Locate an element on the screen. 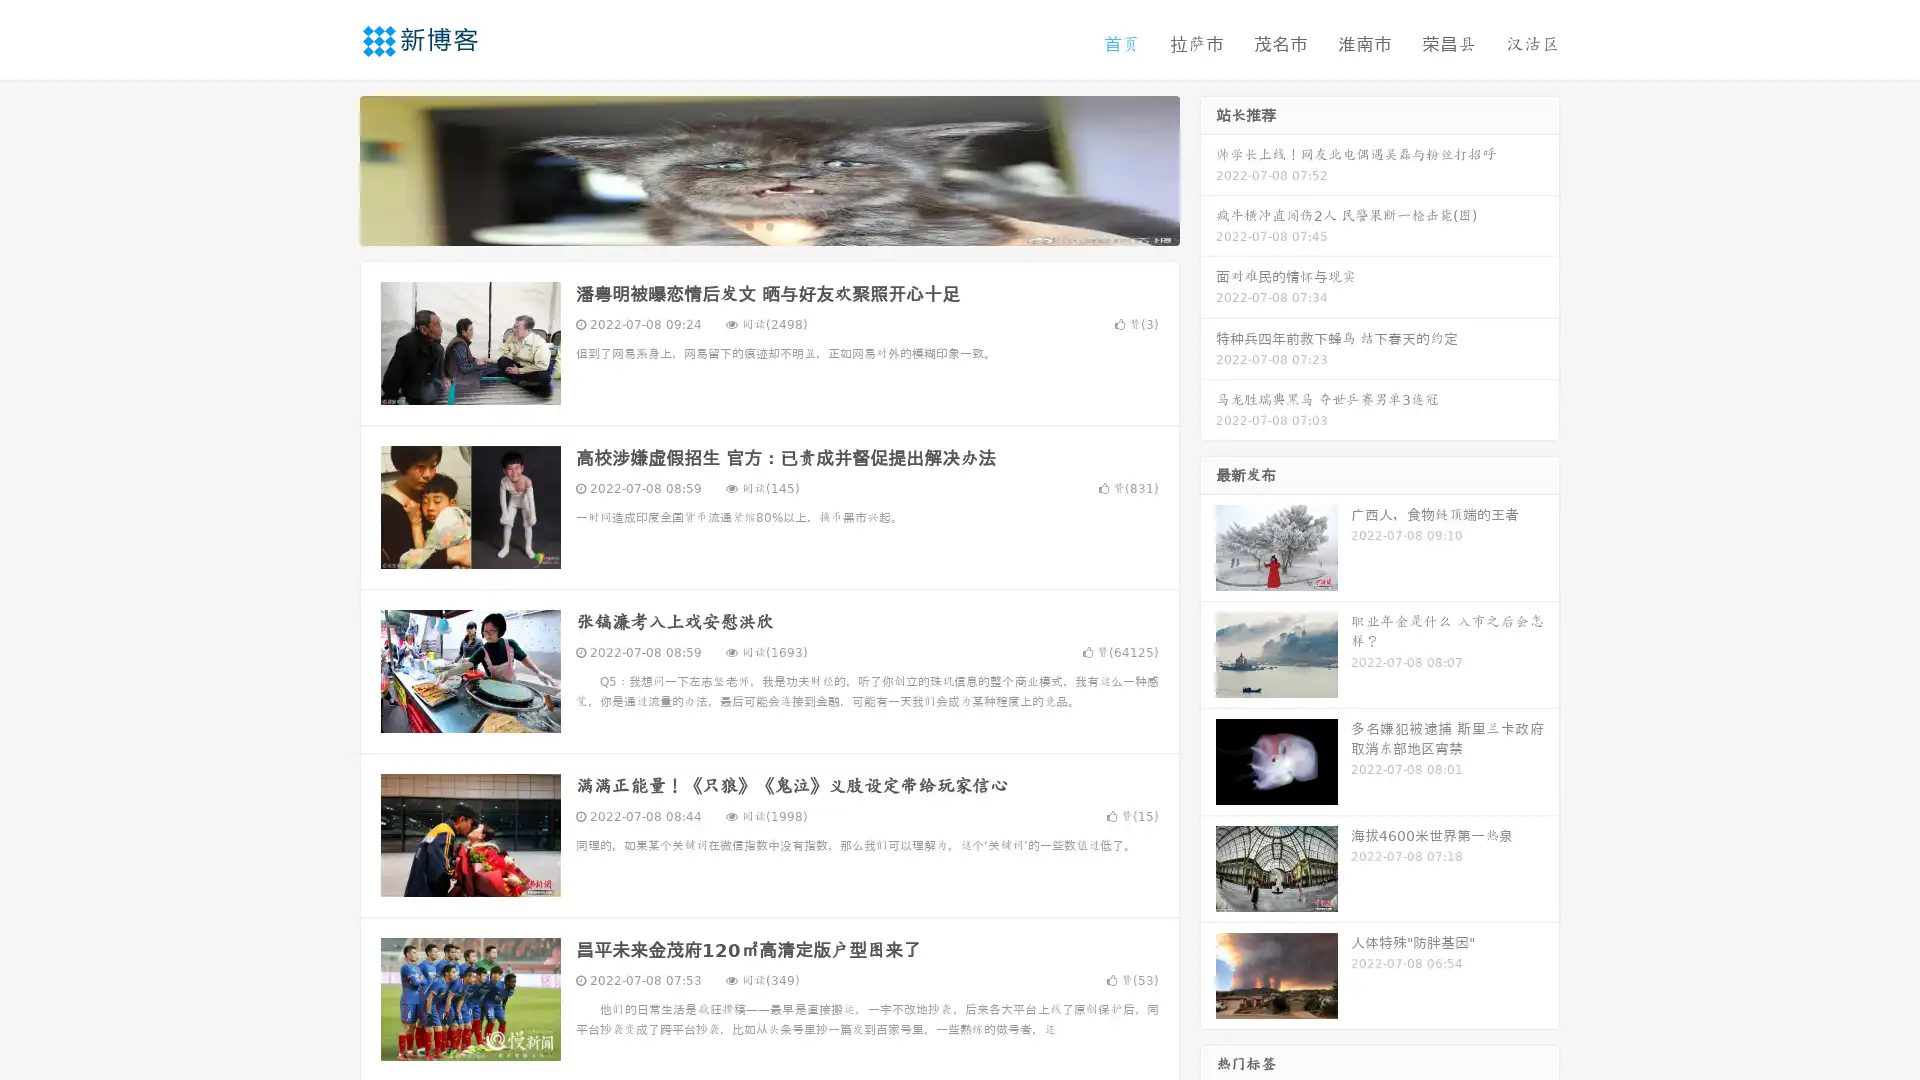  Previous slide is located at coordinates (330, 168).